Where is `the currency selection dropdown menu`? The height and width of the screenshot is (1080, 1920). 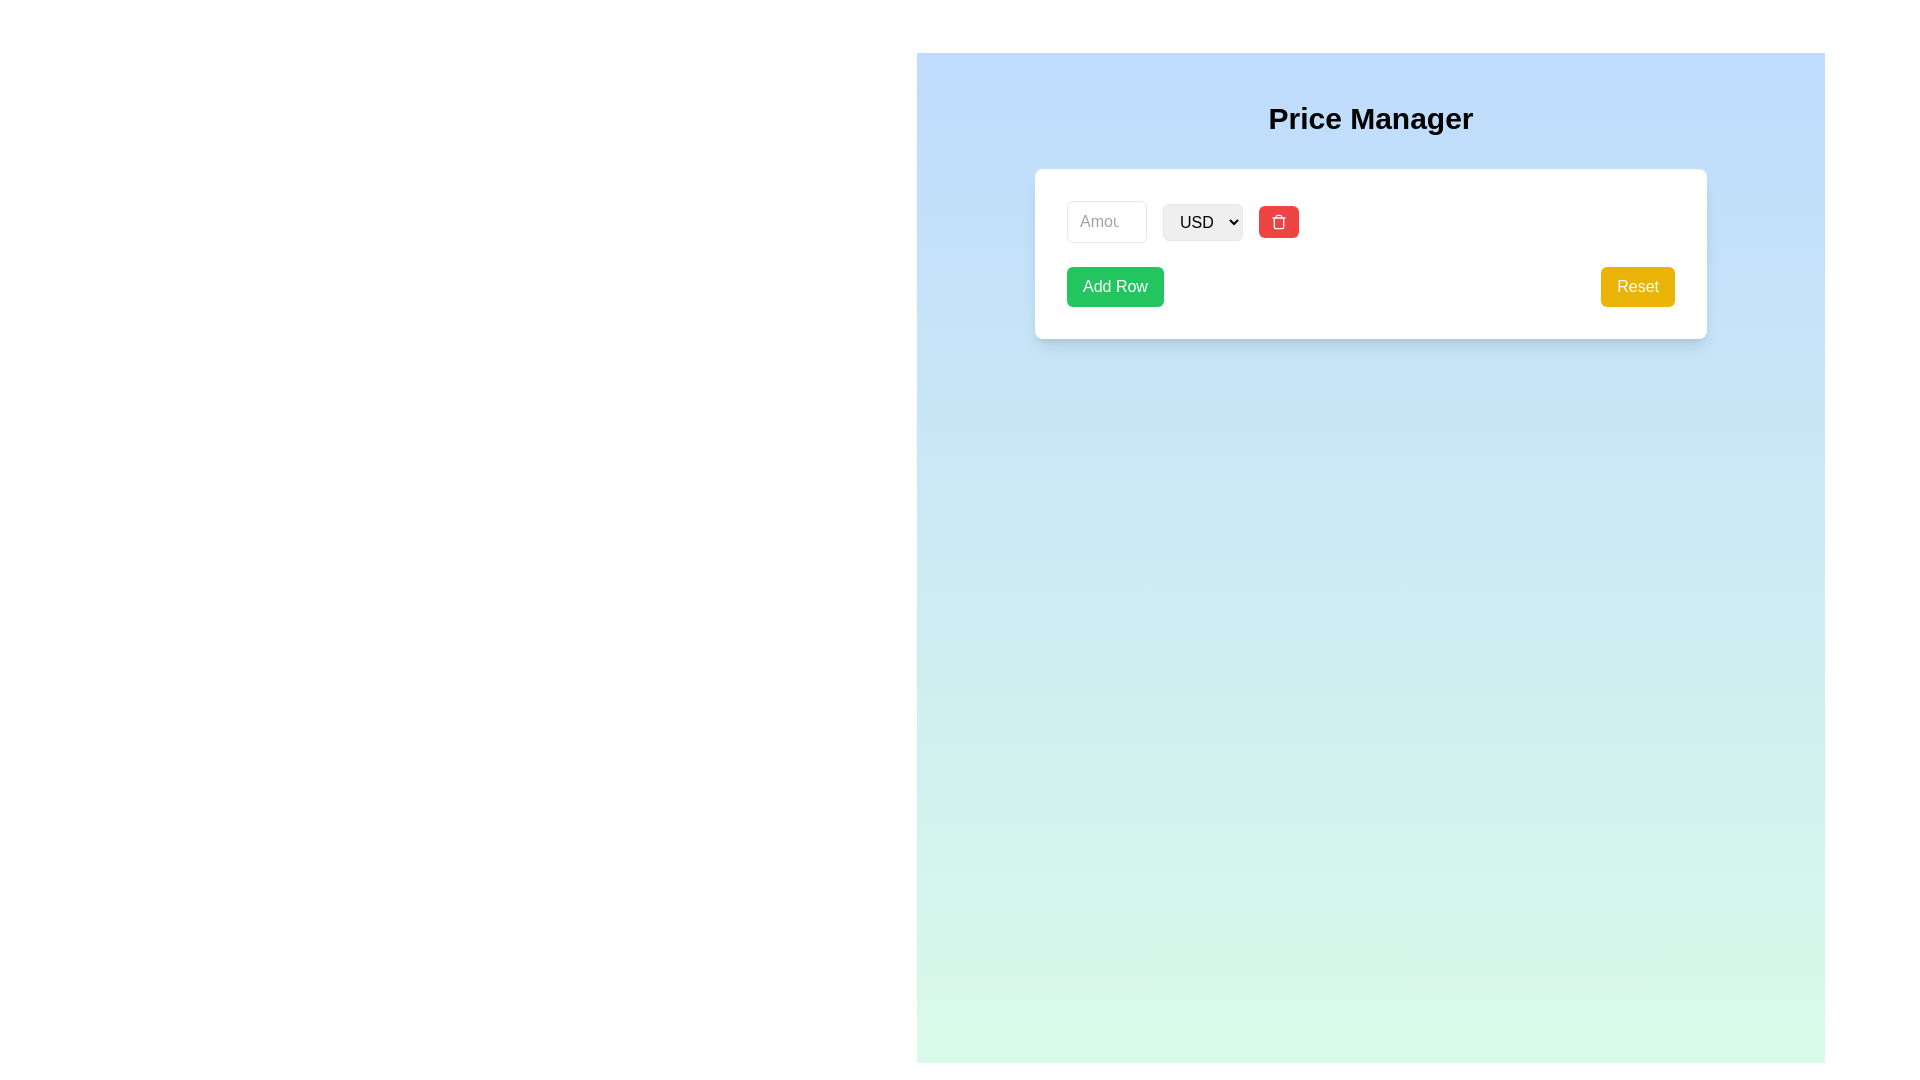 the currency selection dropdown menu is located at coordinates (1202, 222).